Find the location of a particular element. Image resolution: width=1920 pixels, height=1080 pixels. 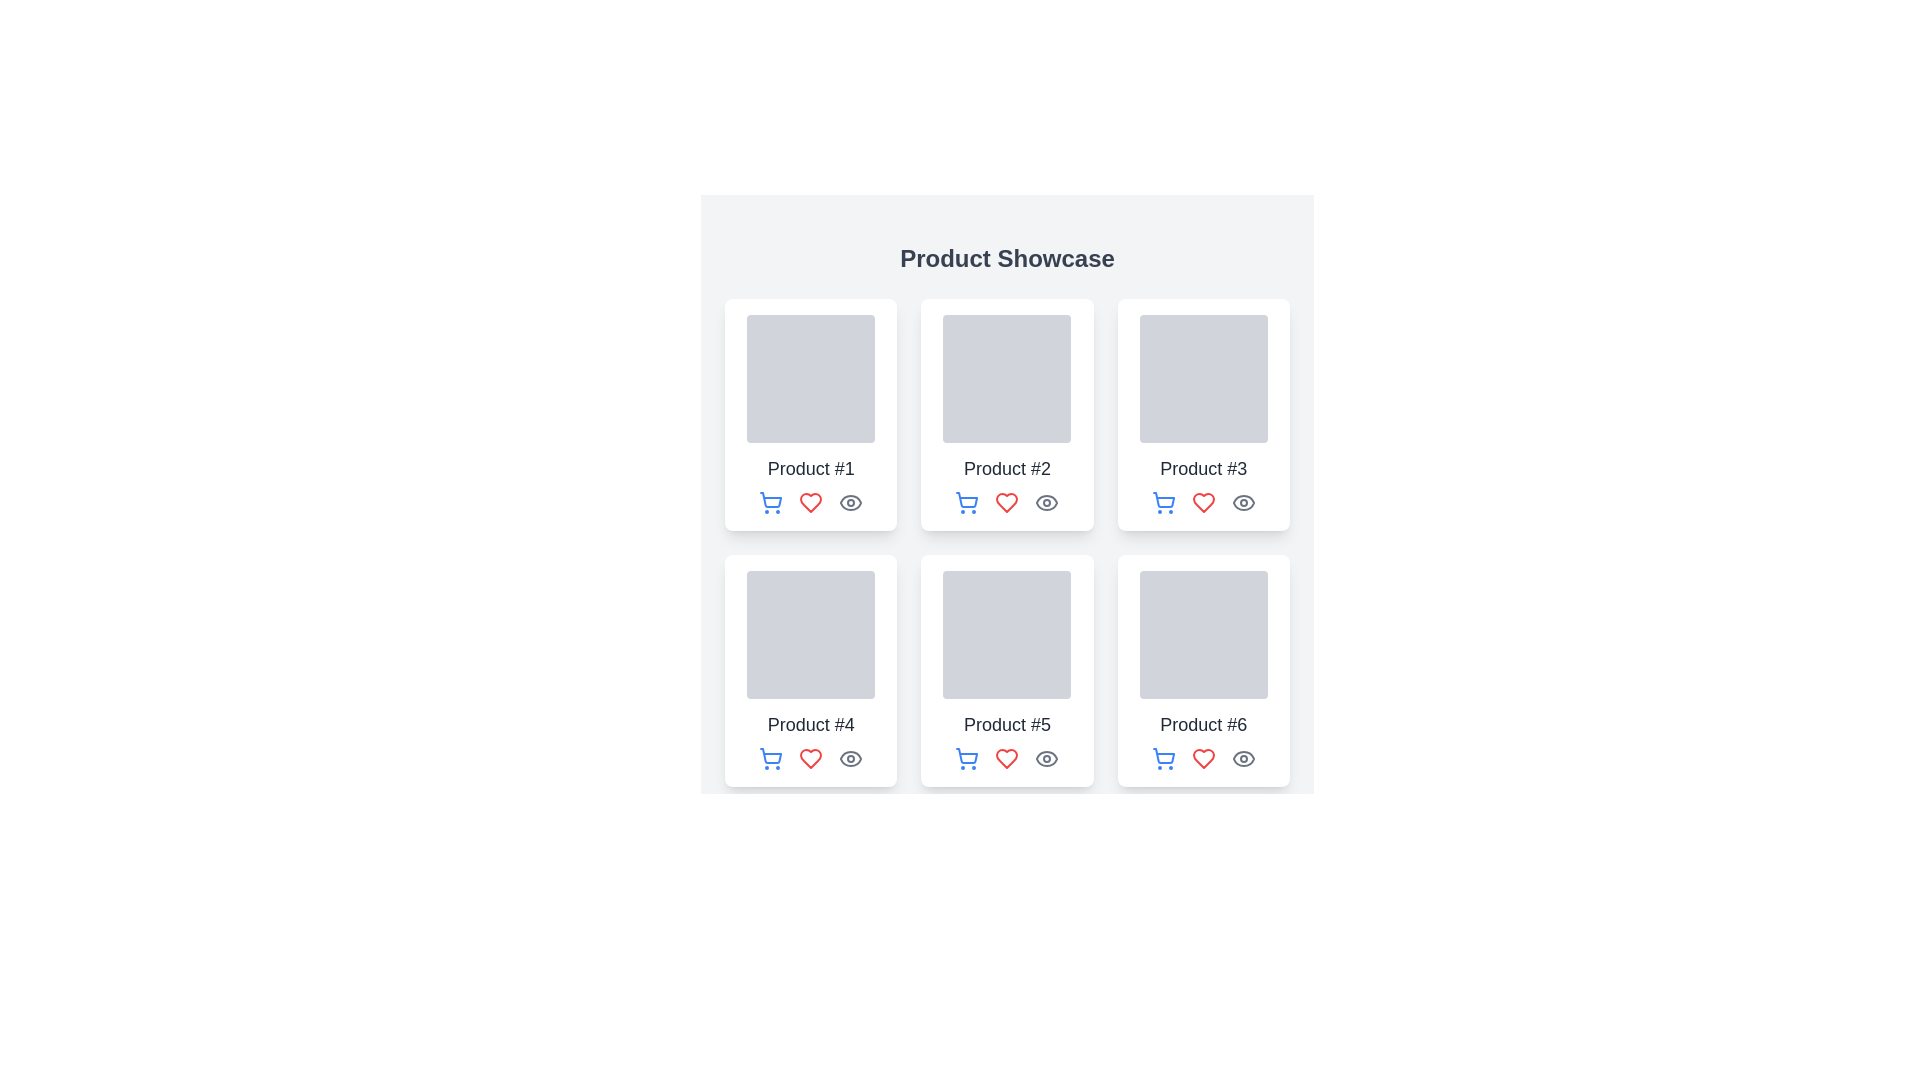

the product card located in the top row, third column of the product showcase list is located at coordinates (1202, 414).